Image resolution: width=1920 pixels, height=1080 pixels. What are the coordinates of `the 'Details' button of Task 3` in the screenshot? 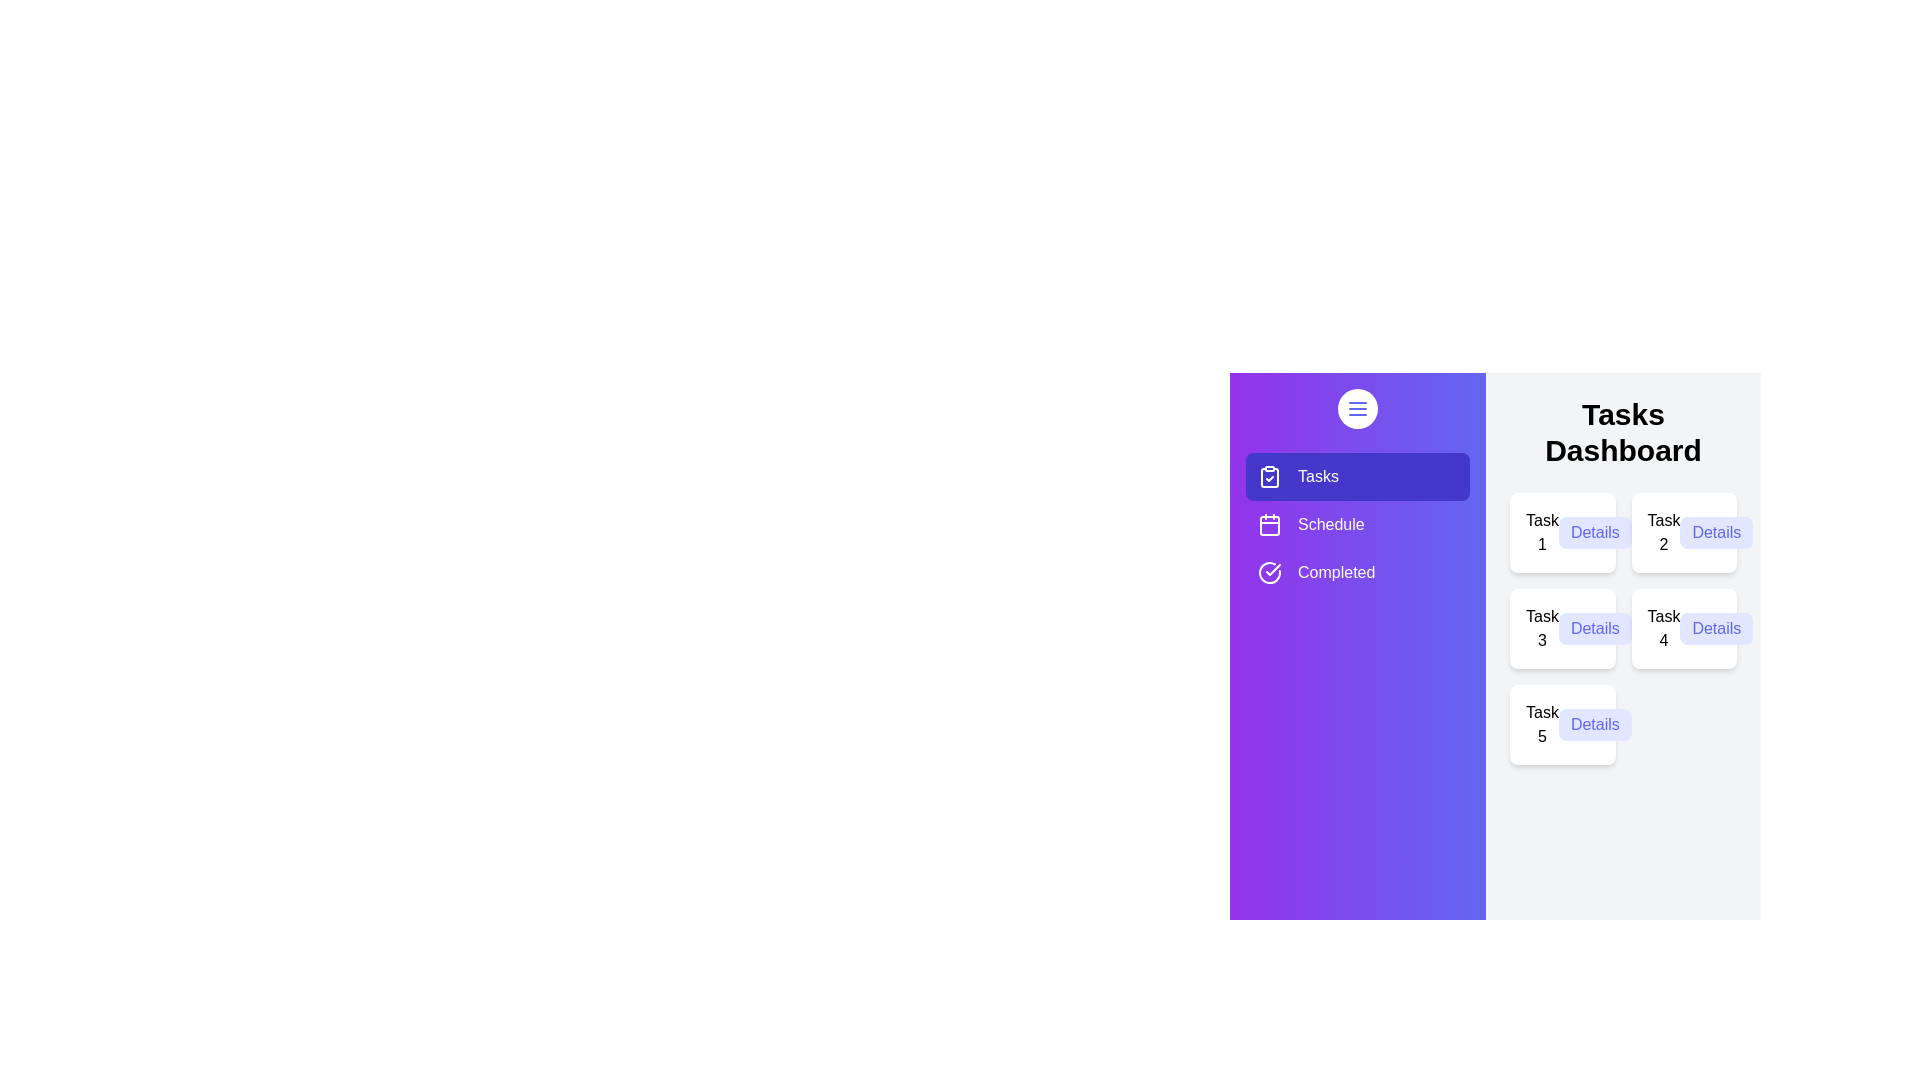 It's located at (1594, 627).